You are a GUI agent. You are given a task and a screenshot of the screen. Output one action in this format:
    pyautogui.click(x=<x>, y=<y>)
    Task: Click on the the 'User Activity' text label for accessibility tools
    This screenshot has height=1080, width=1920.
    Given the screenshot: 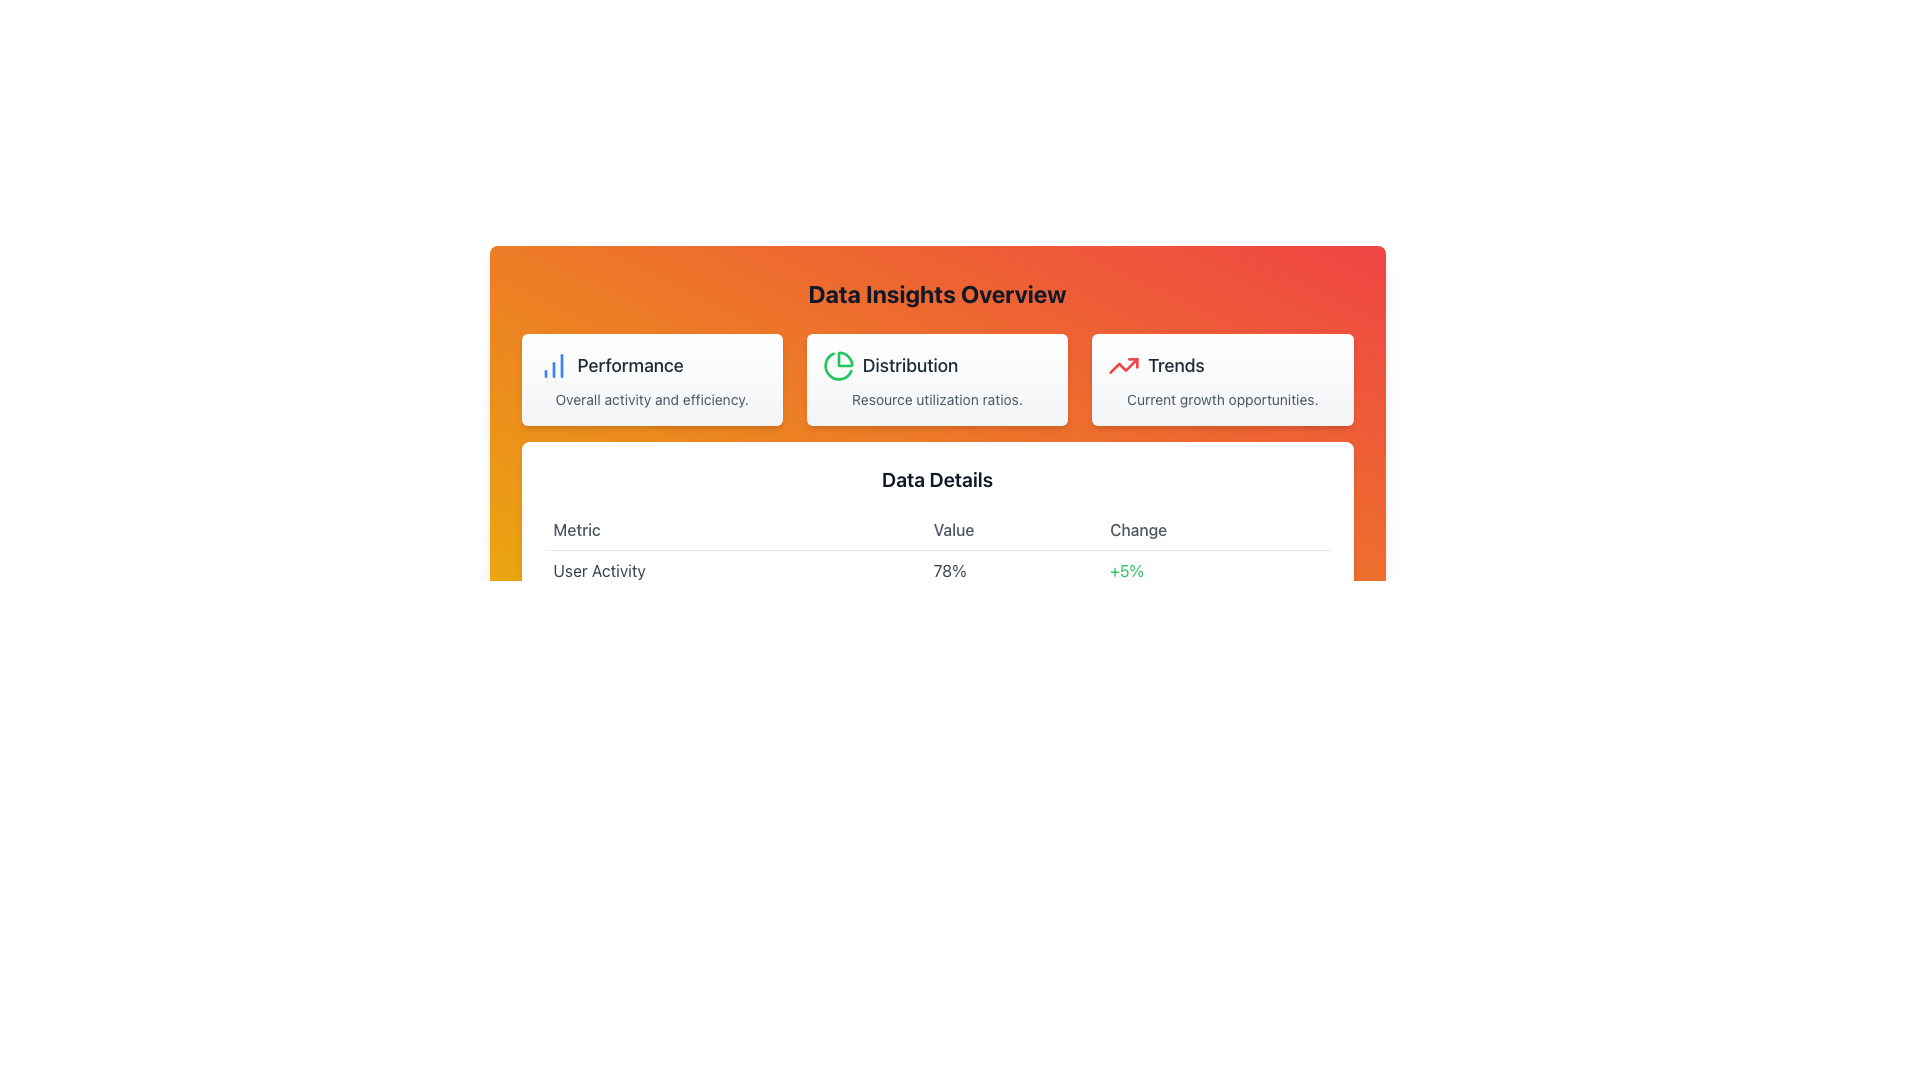 What is the action you would take?
    pyautogui.click(x=734, y=570)
    